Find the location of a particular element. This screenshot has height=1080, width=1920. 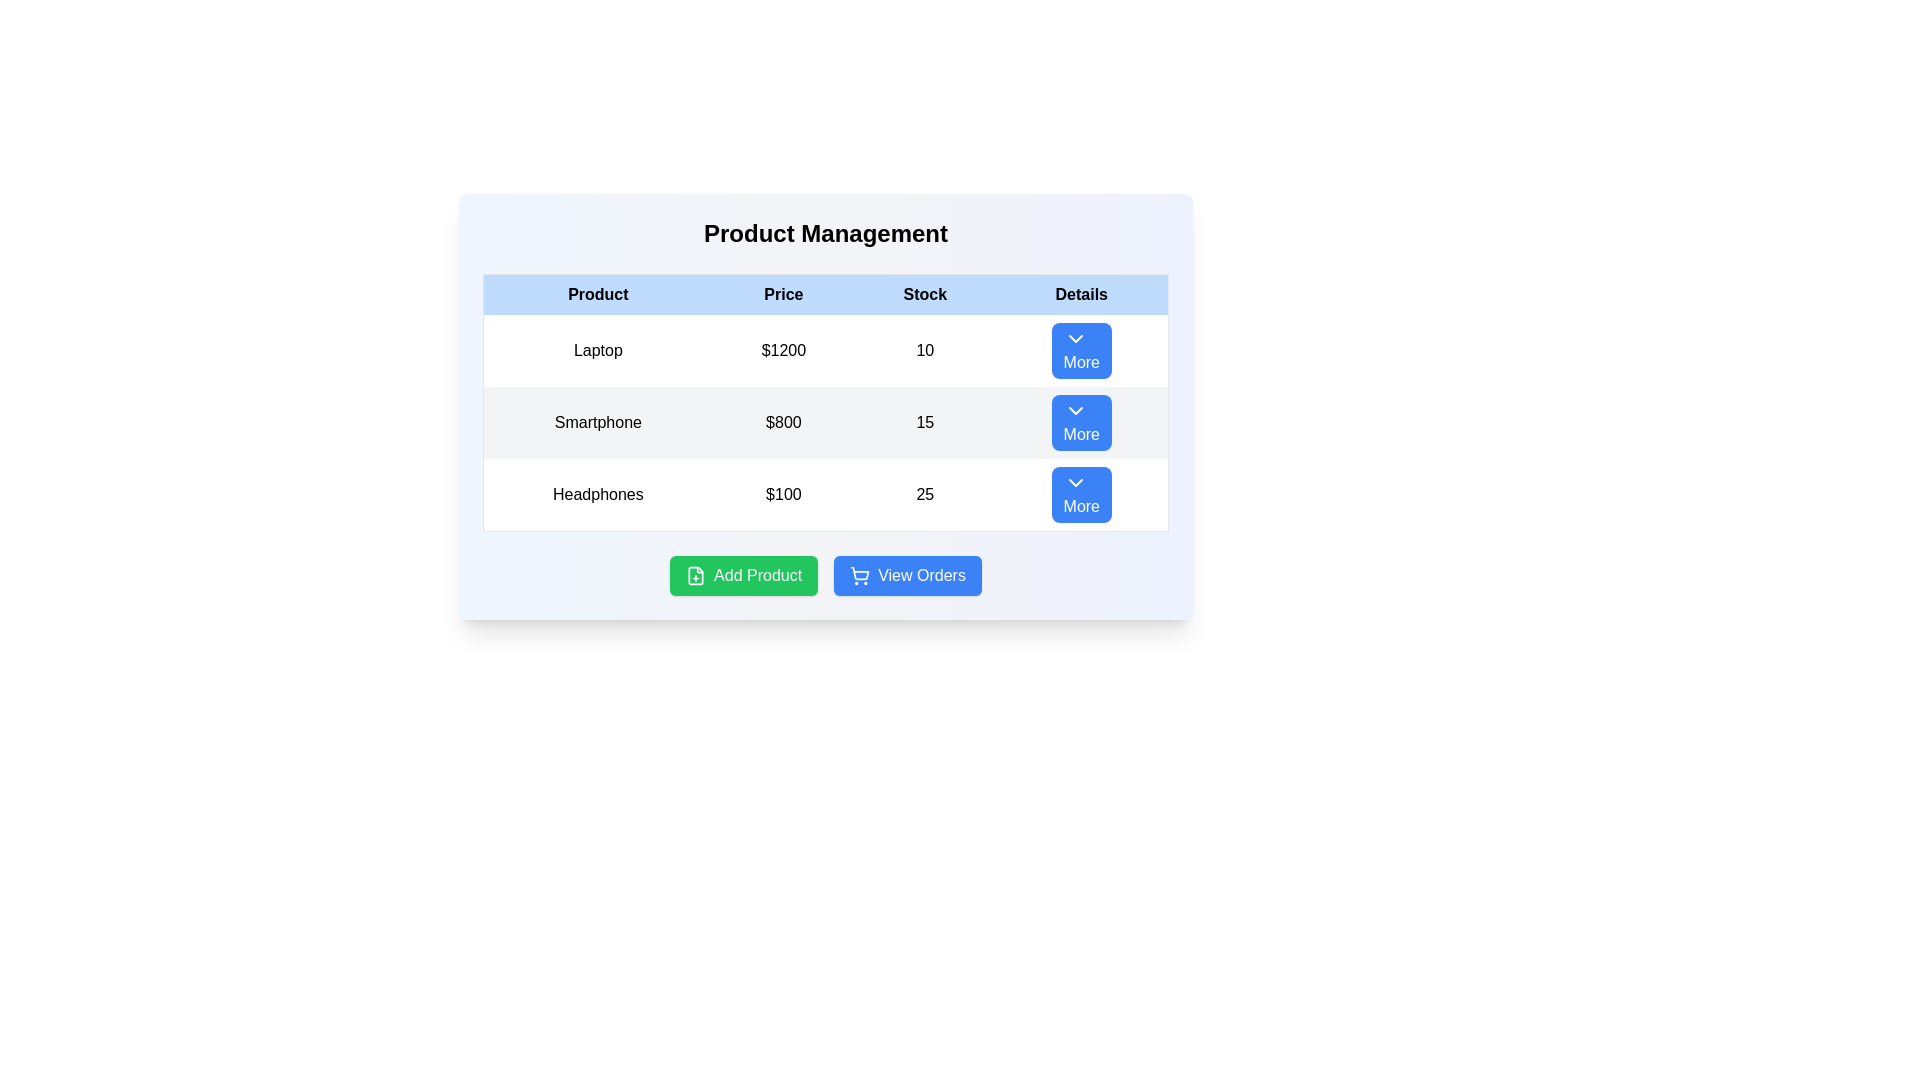

the static text label that indicates the product 'Smartphone' in the second row of the table's 'Product' column is located at coordinates (597, 422).